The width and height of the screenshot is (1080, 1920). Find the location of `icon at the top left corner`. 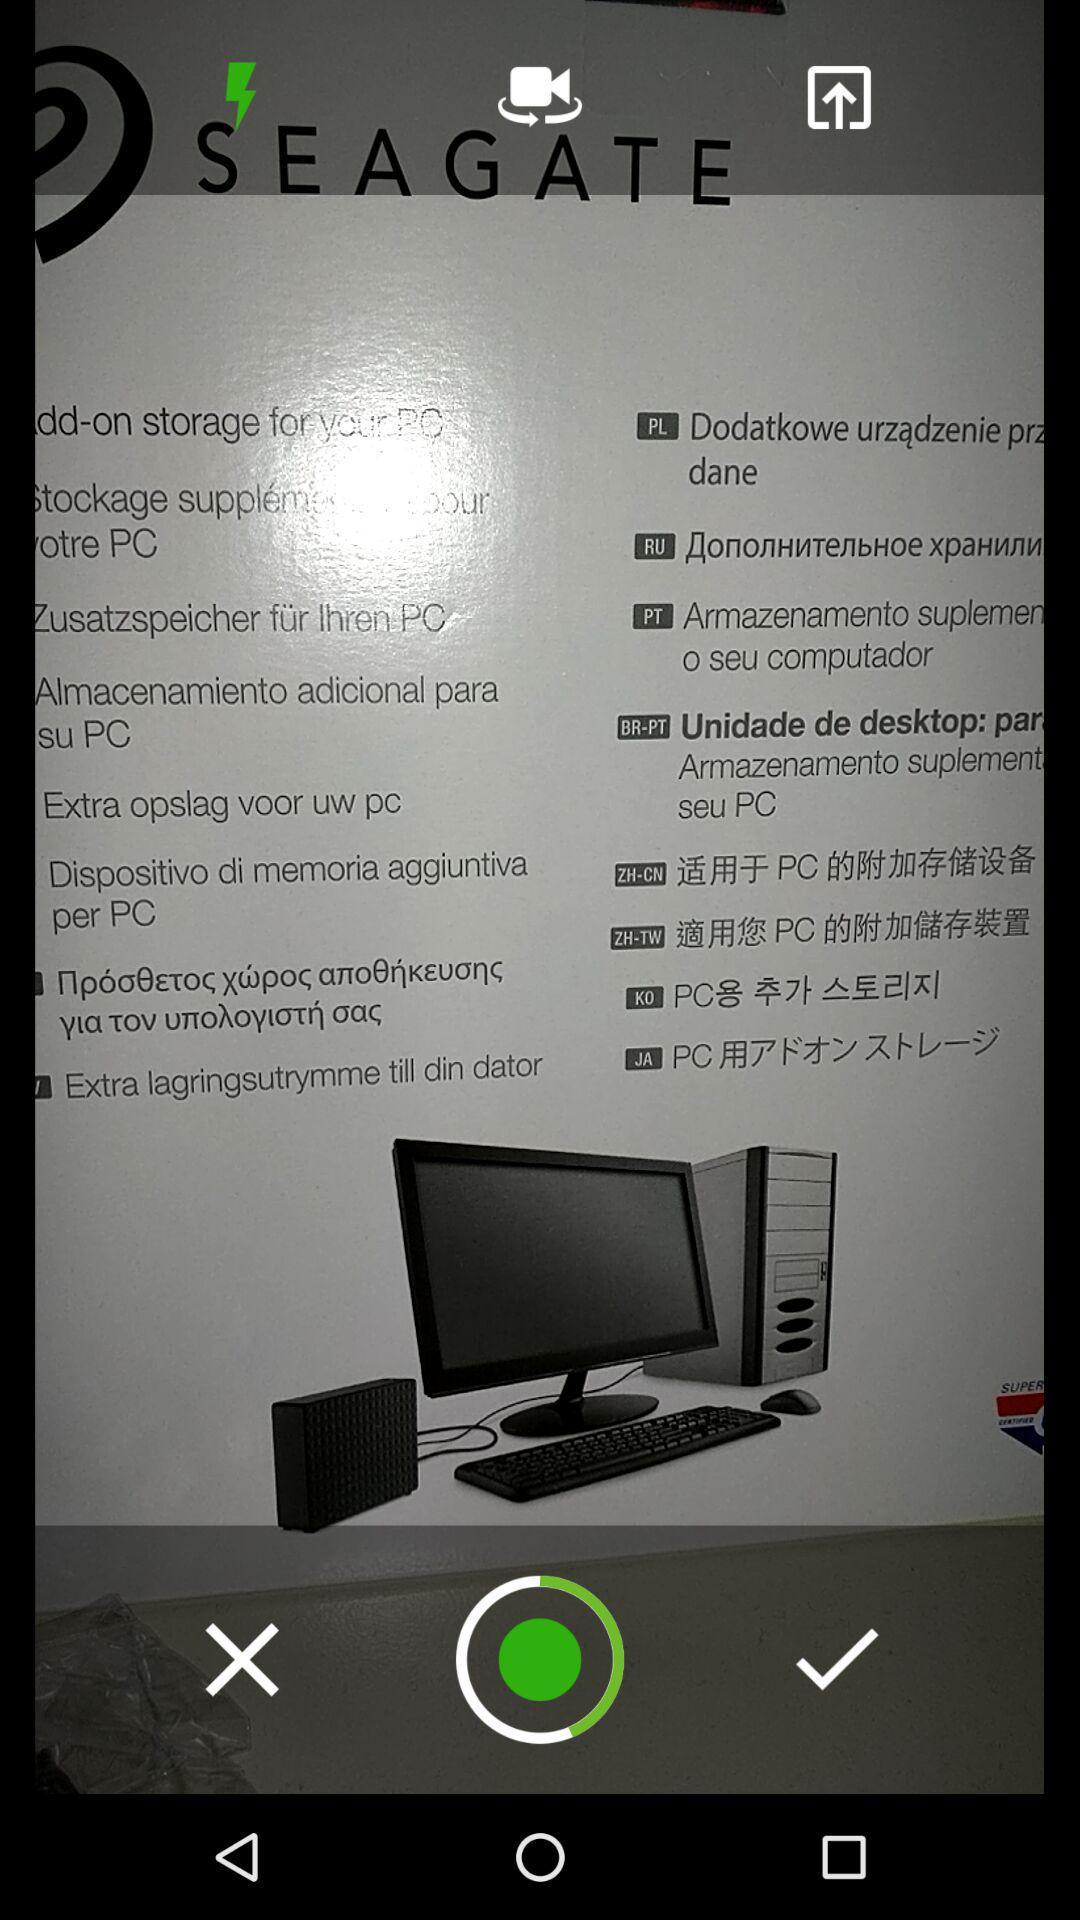

icon at the top left corner is located at coordinates (240, 96).